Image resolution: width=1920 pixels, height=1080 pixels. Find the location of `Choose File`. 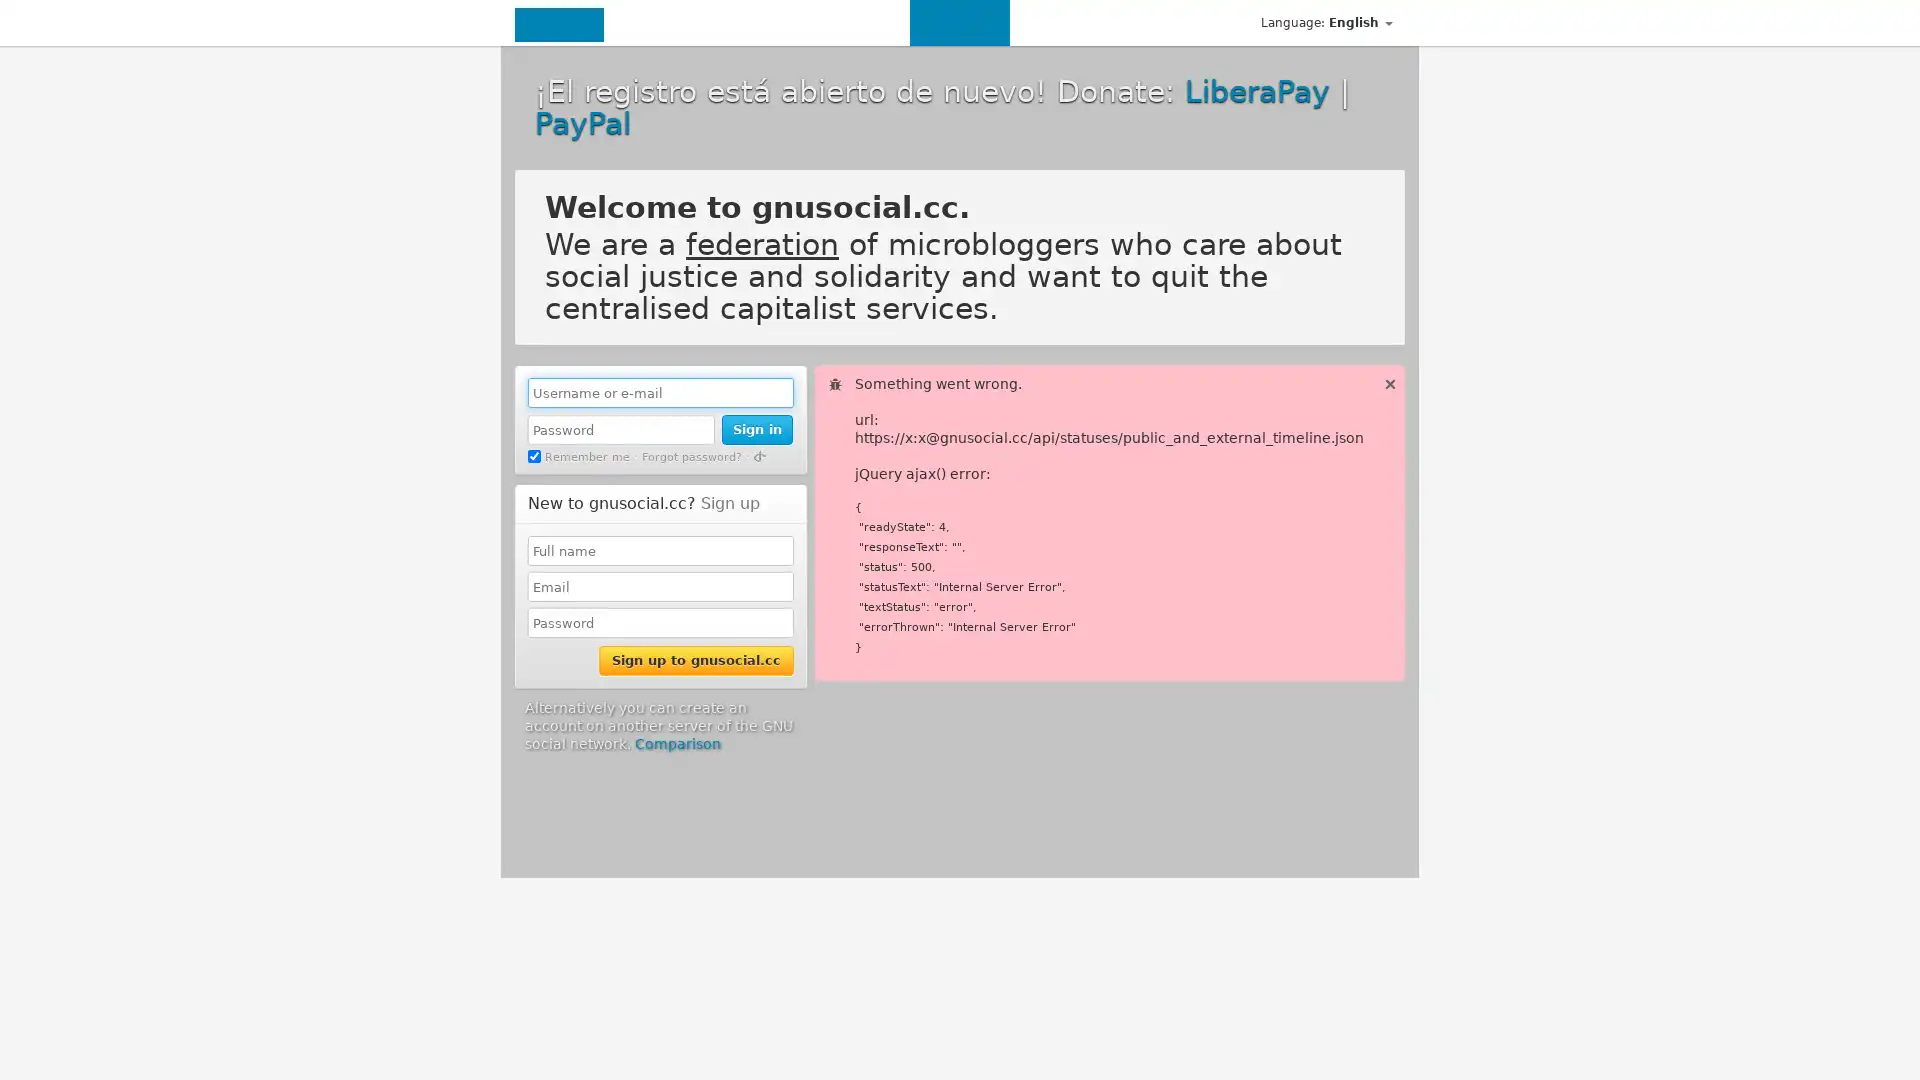

Choose File is located at coordinates (1004, 48).